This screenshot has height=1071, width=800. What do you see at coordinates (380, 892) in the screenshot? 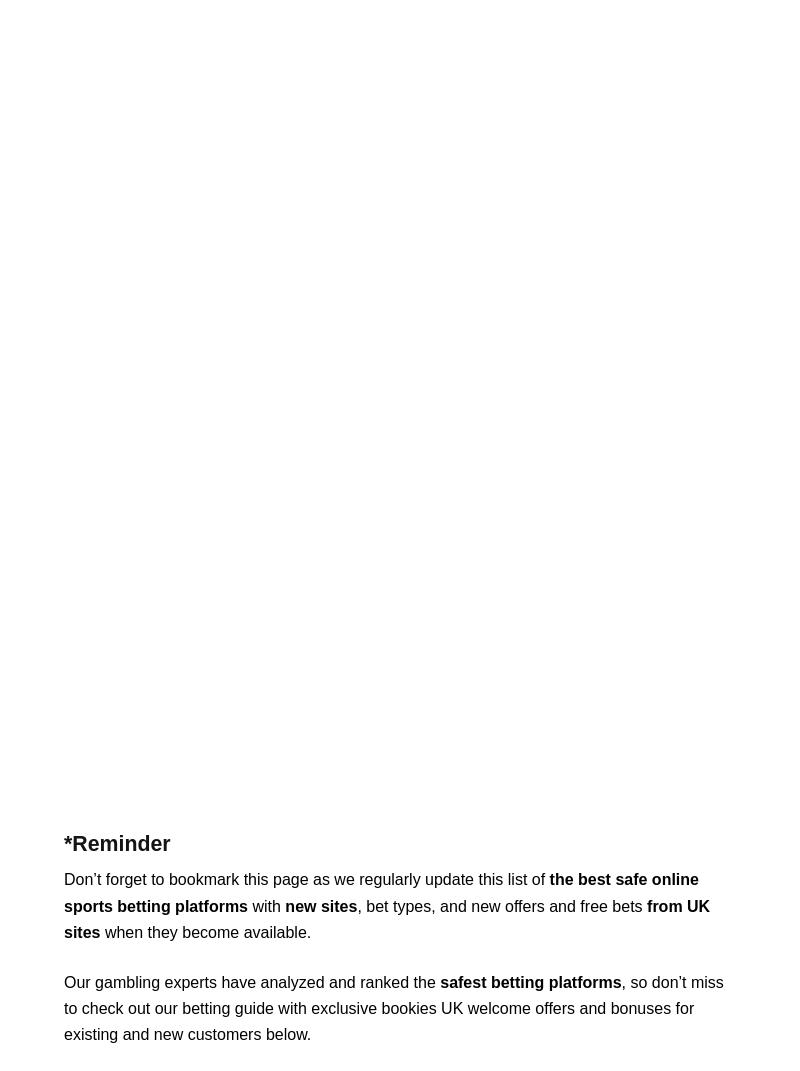
I see `'the best safe online sports betting platforms'` at bounding box center [380, 892].